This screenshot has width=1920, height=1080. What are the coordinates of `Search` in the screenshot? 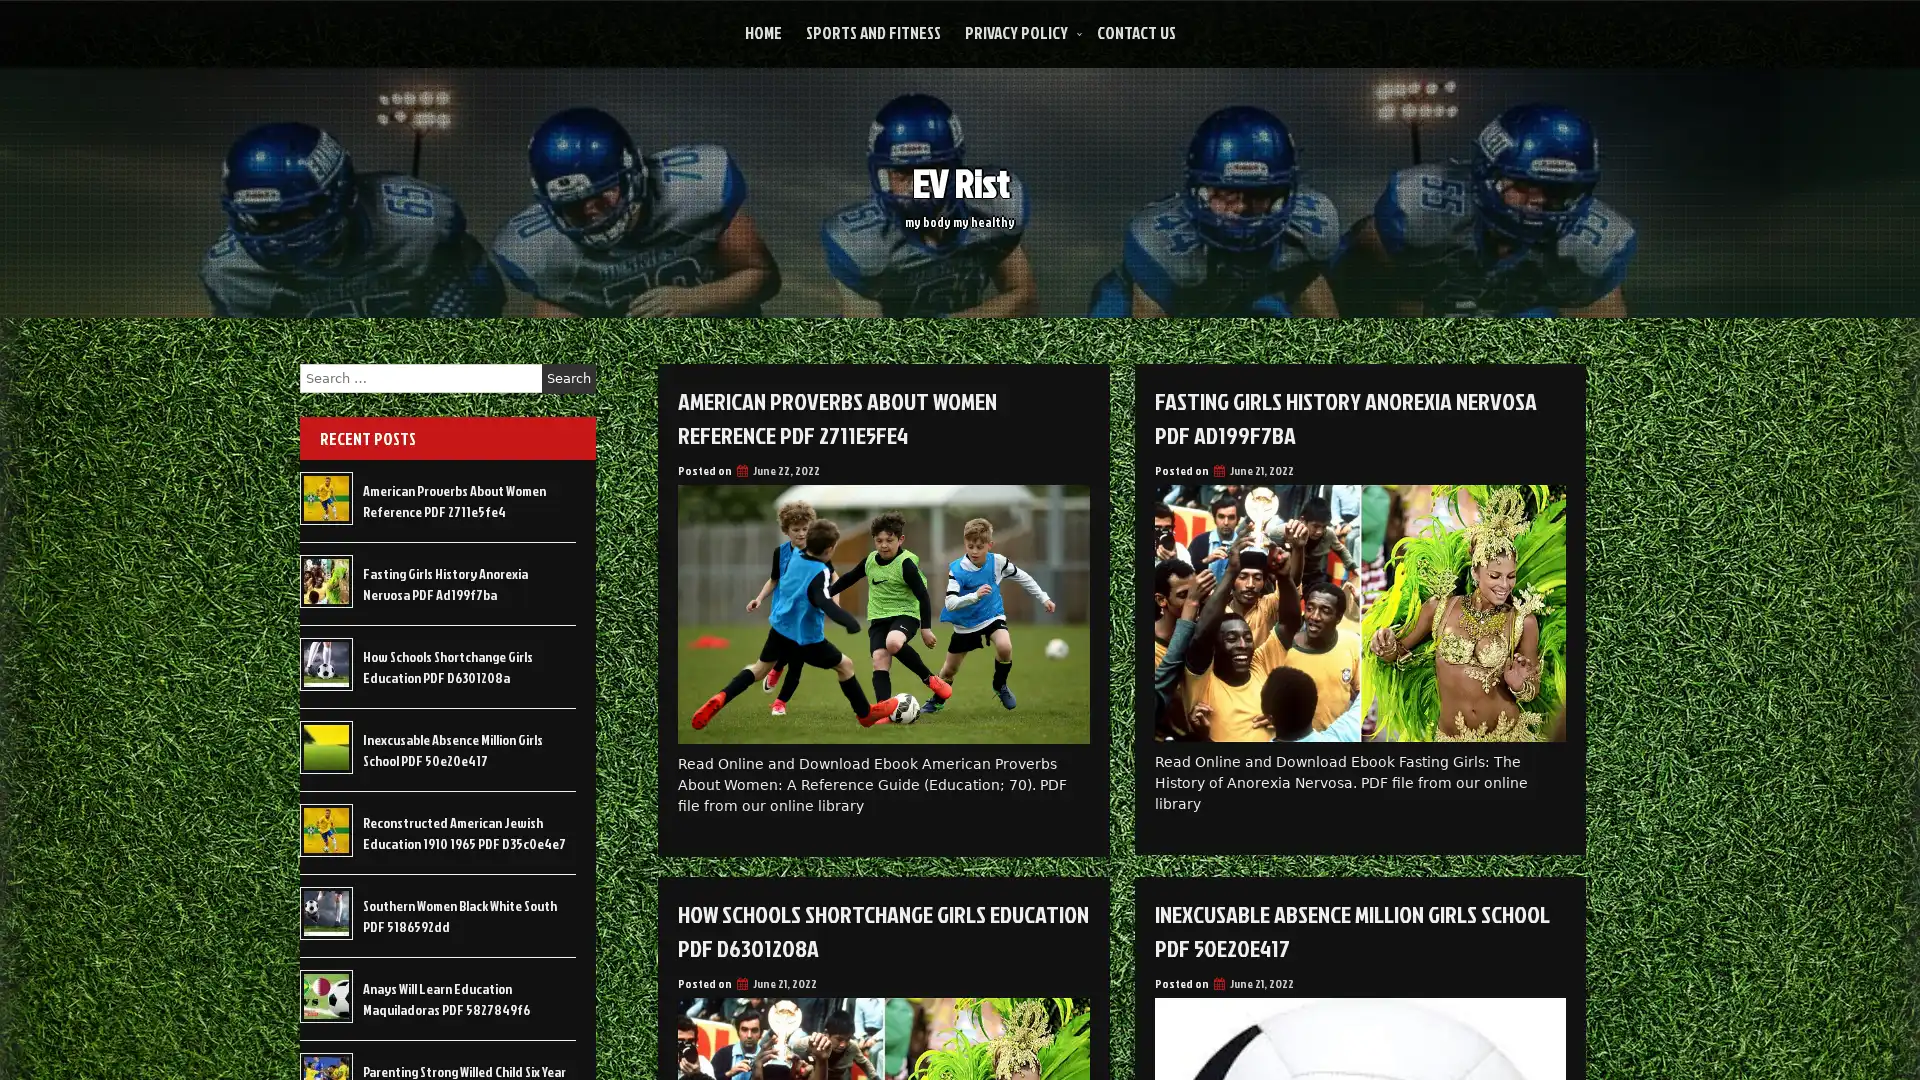 It's located at (568, 378).